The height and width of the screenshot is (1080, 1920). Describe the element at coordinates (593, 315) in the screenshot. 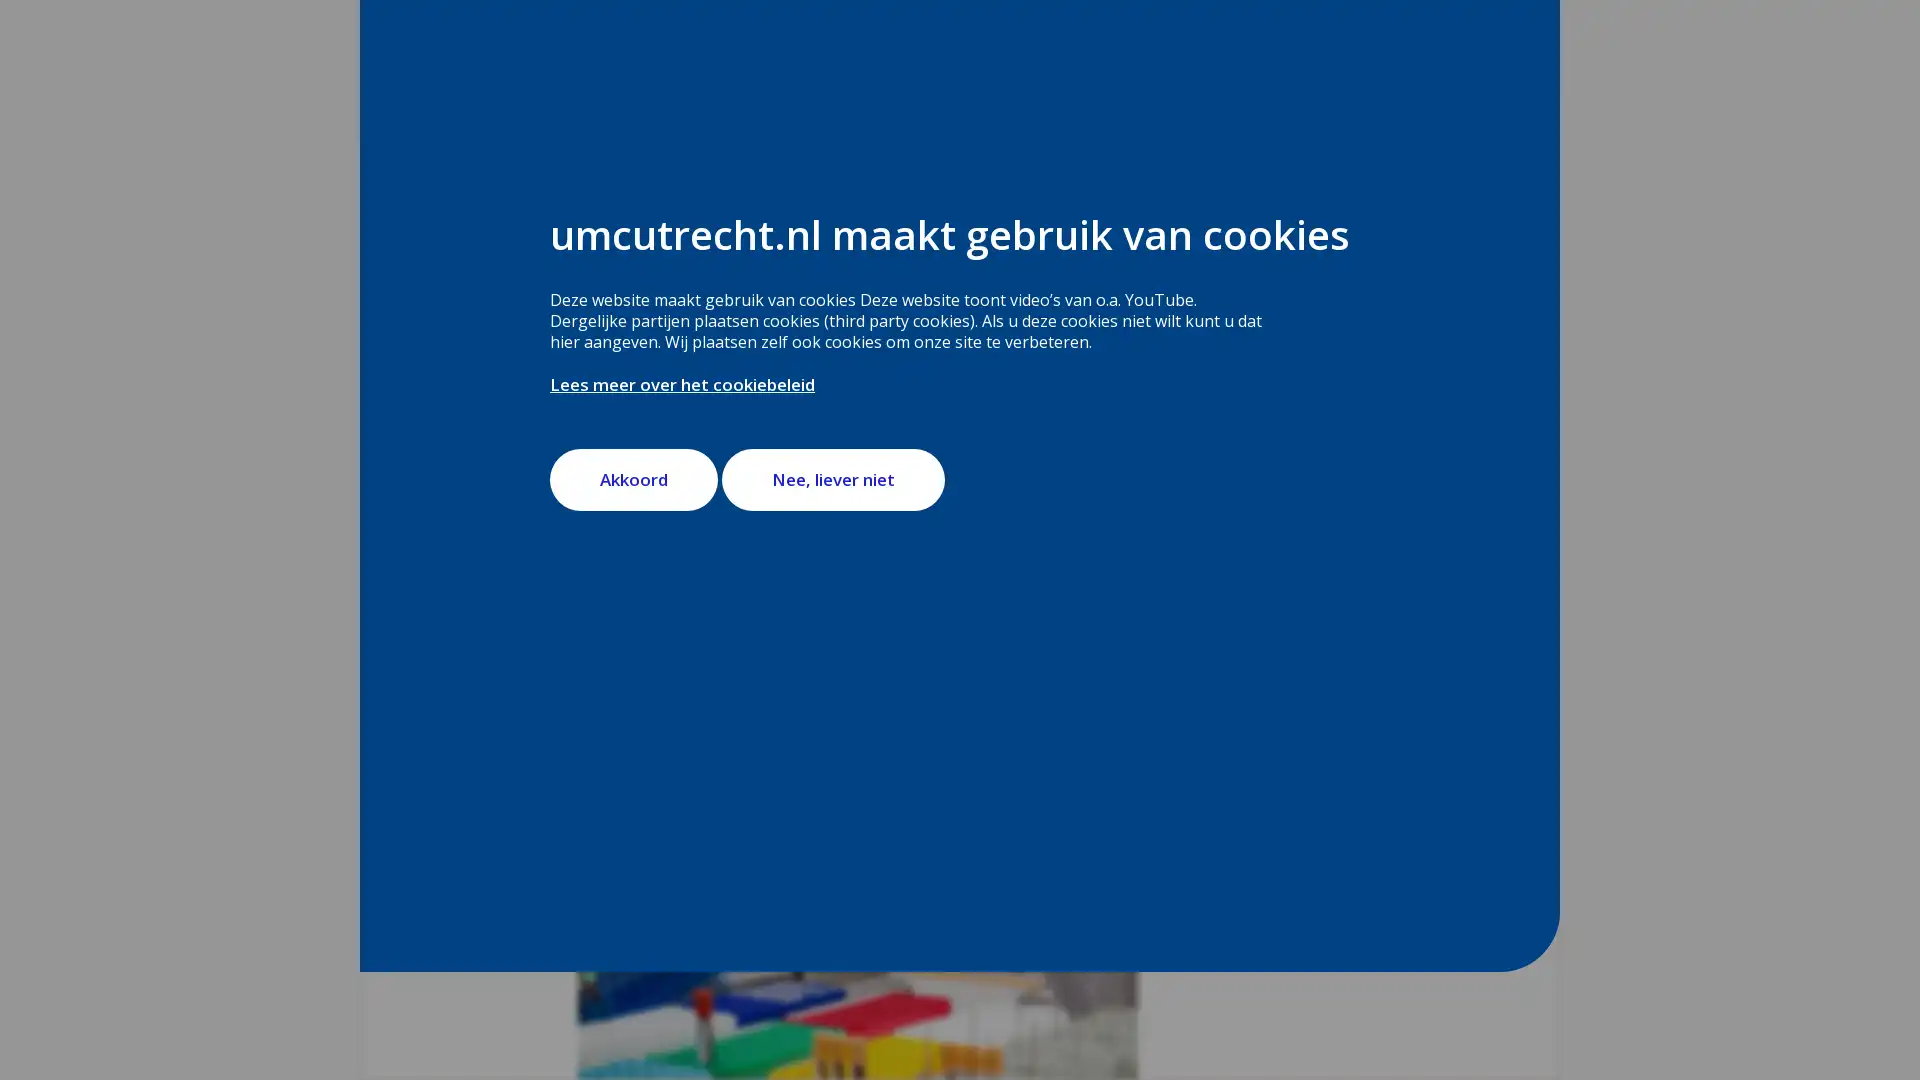

I see `webReader menu` at that location.